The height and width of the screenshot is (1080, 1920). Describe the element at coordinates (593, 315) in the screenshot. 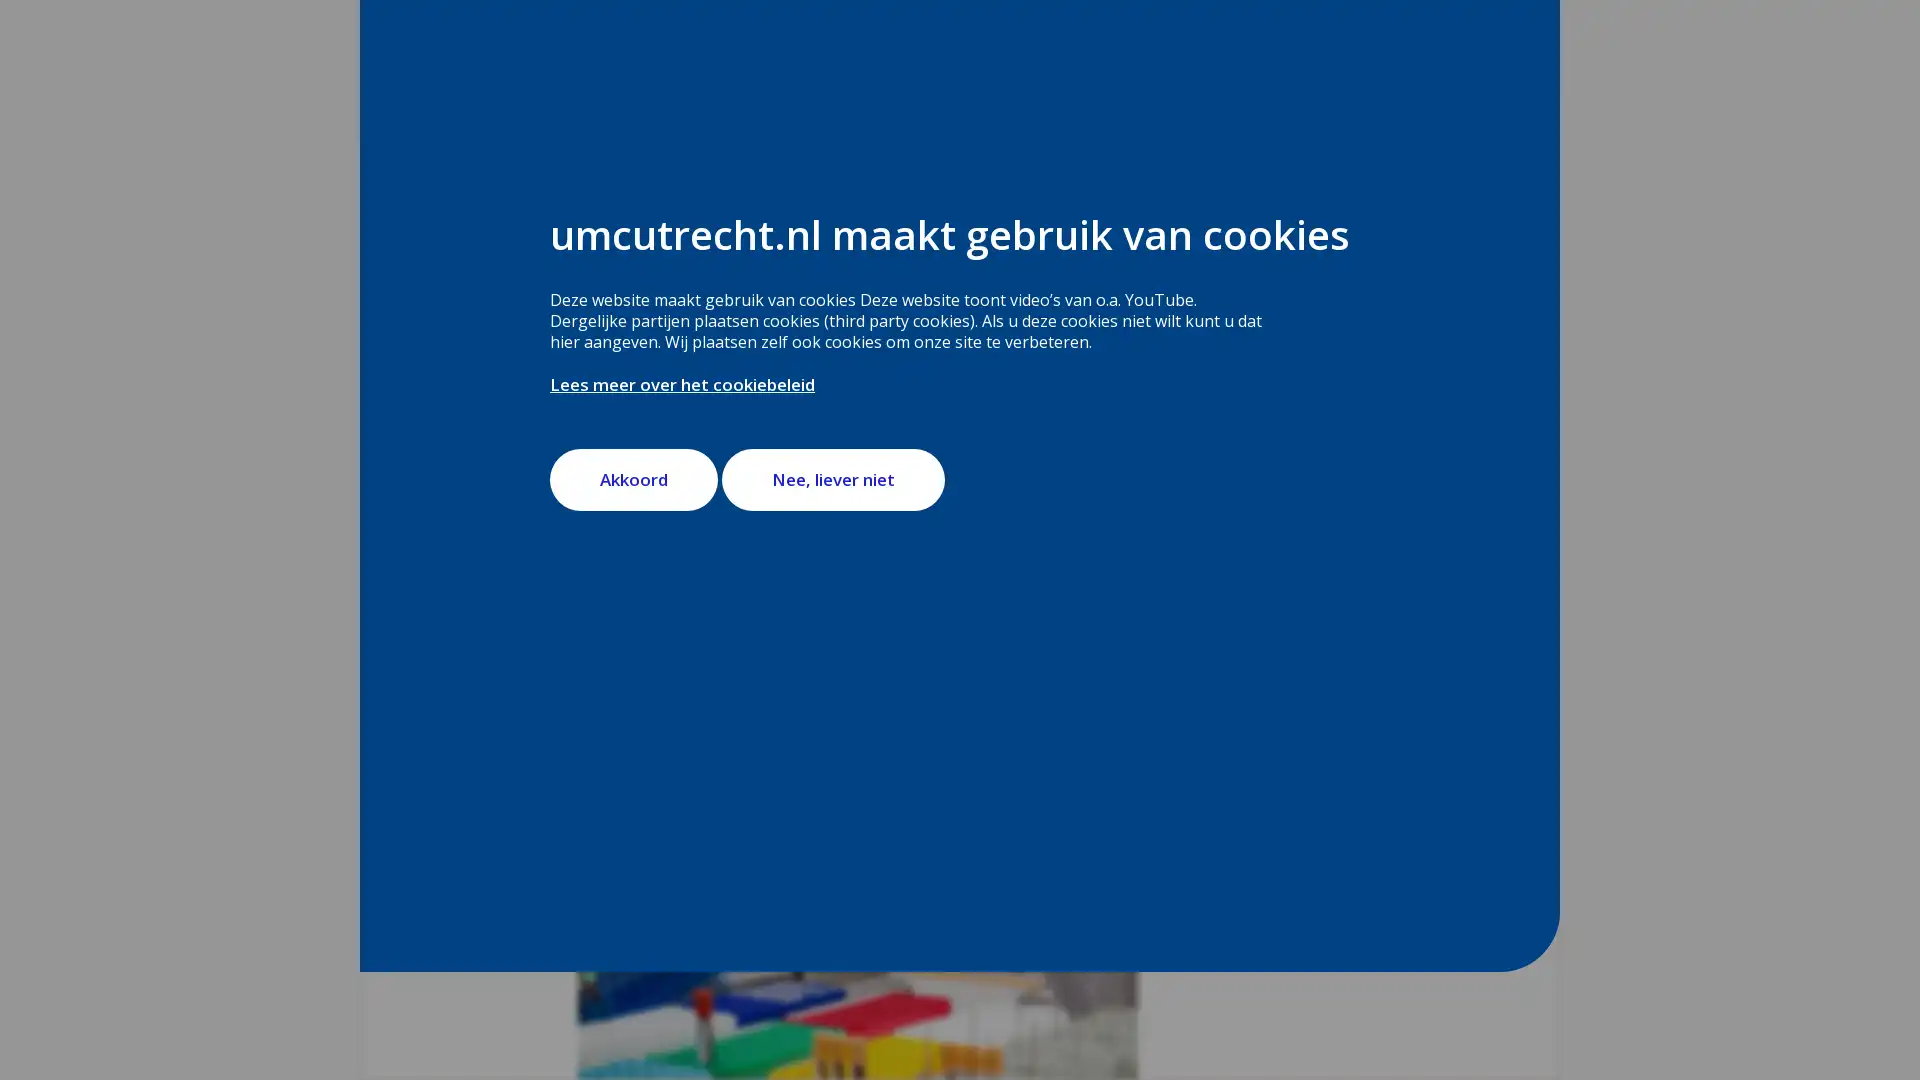

I see `webReader menu` at that location.